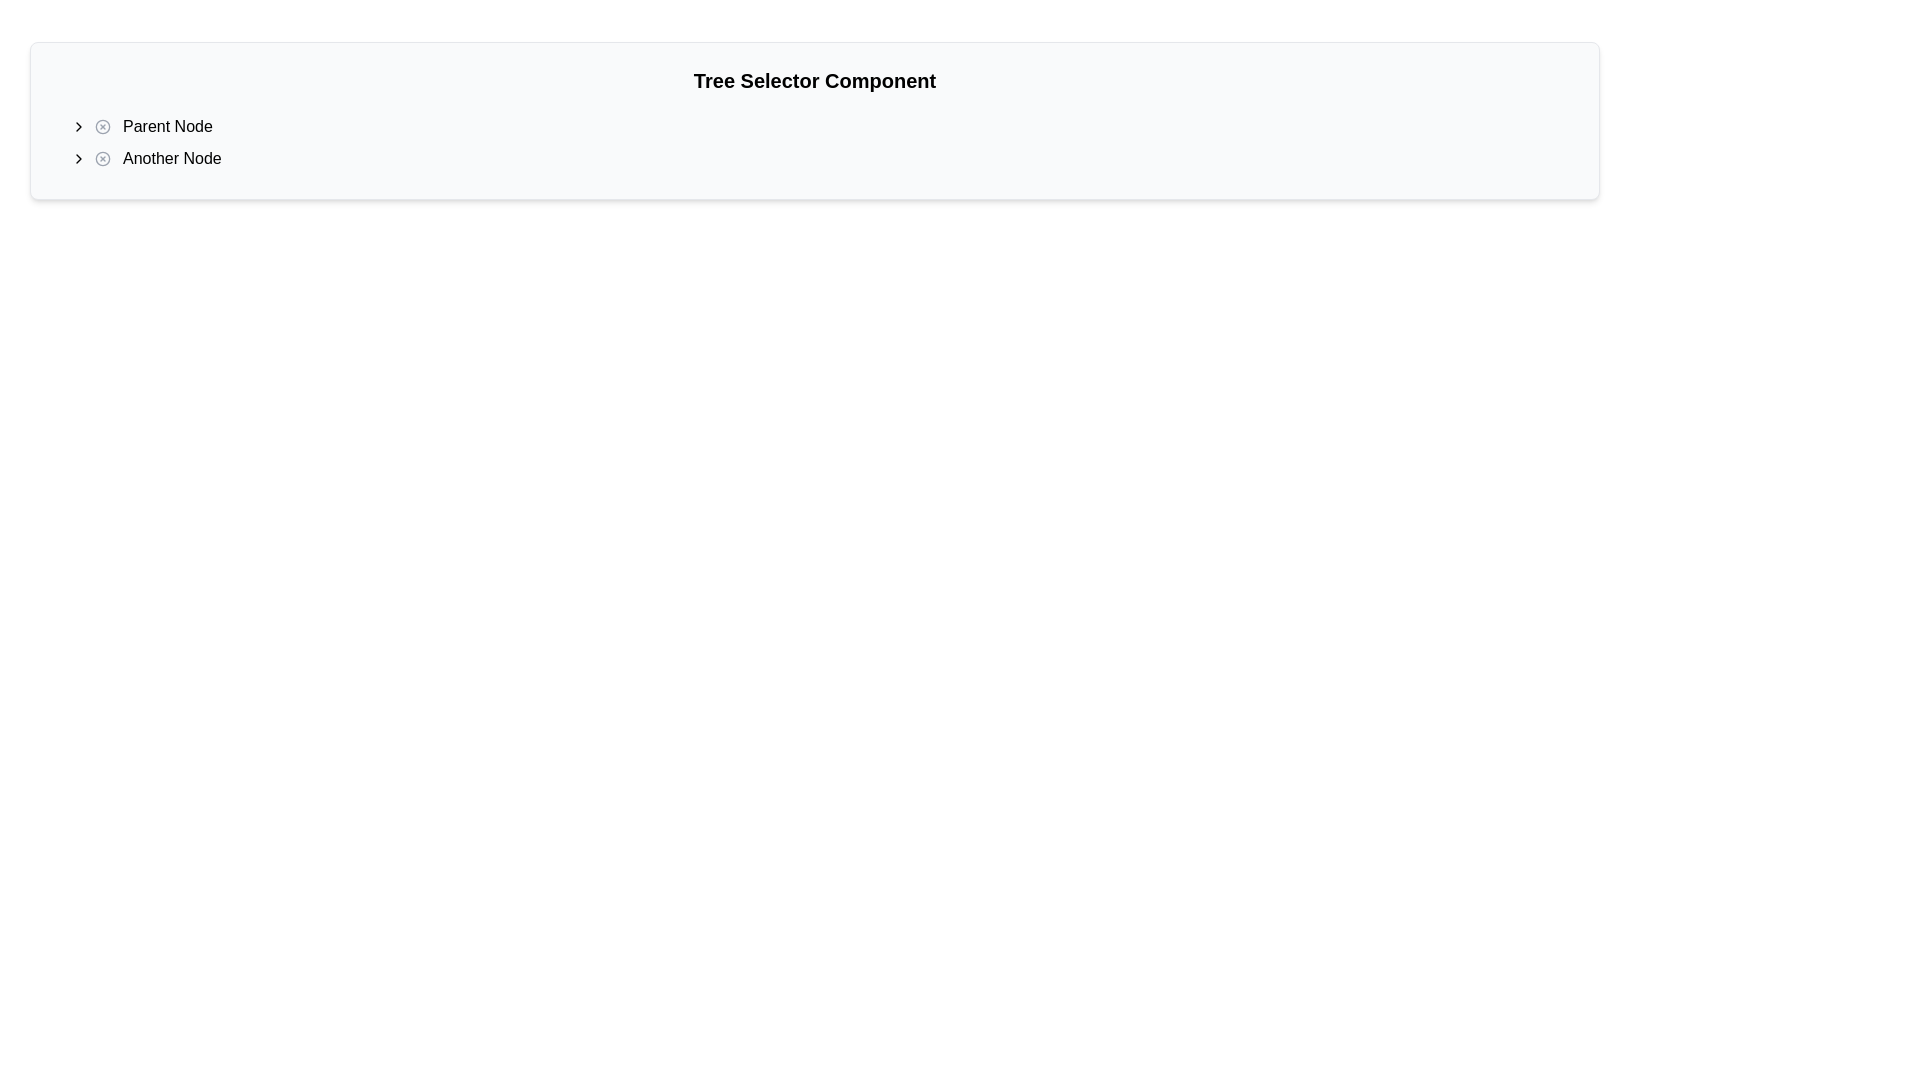 This screenshot has width=1920, height=1080. Describe the element at coordinates (170, 157) in the screenshot. I see `the displayed text 'Another Node' from the Text Label element, which is horizontally aligned and positioned to the right of an icon with a circle and an 'X' symbol` at that location.